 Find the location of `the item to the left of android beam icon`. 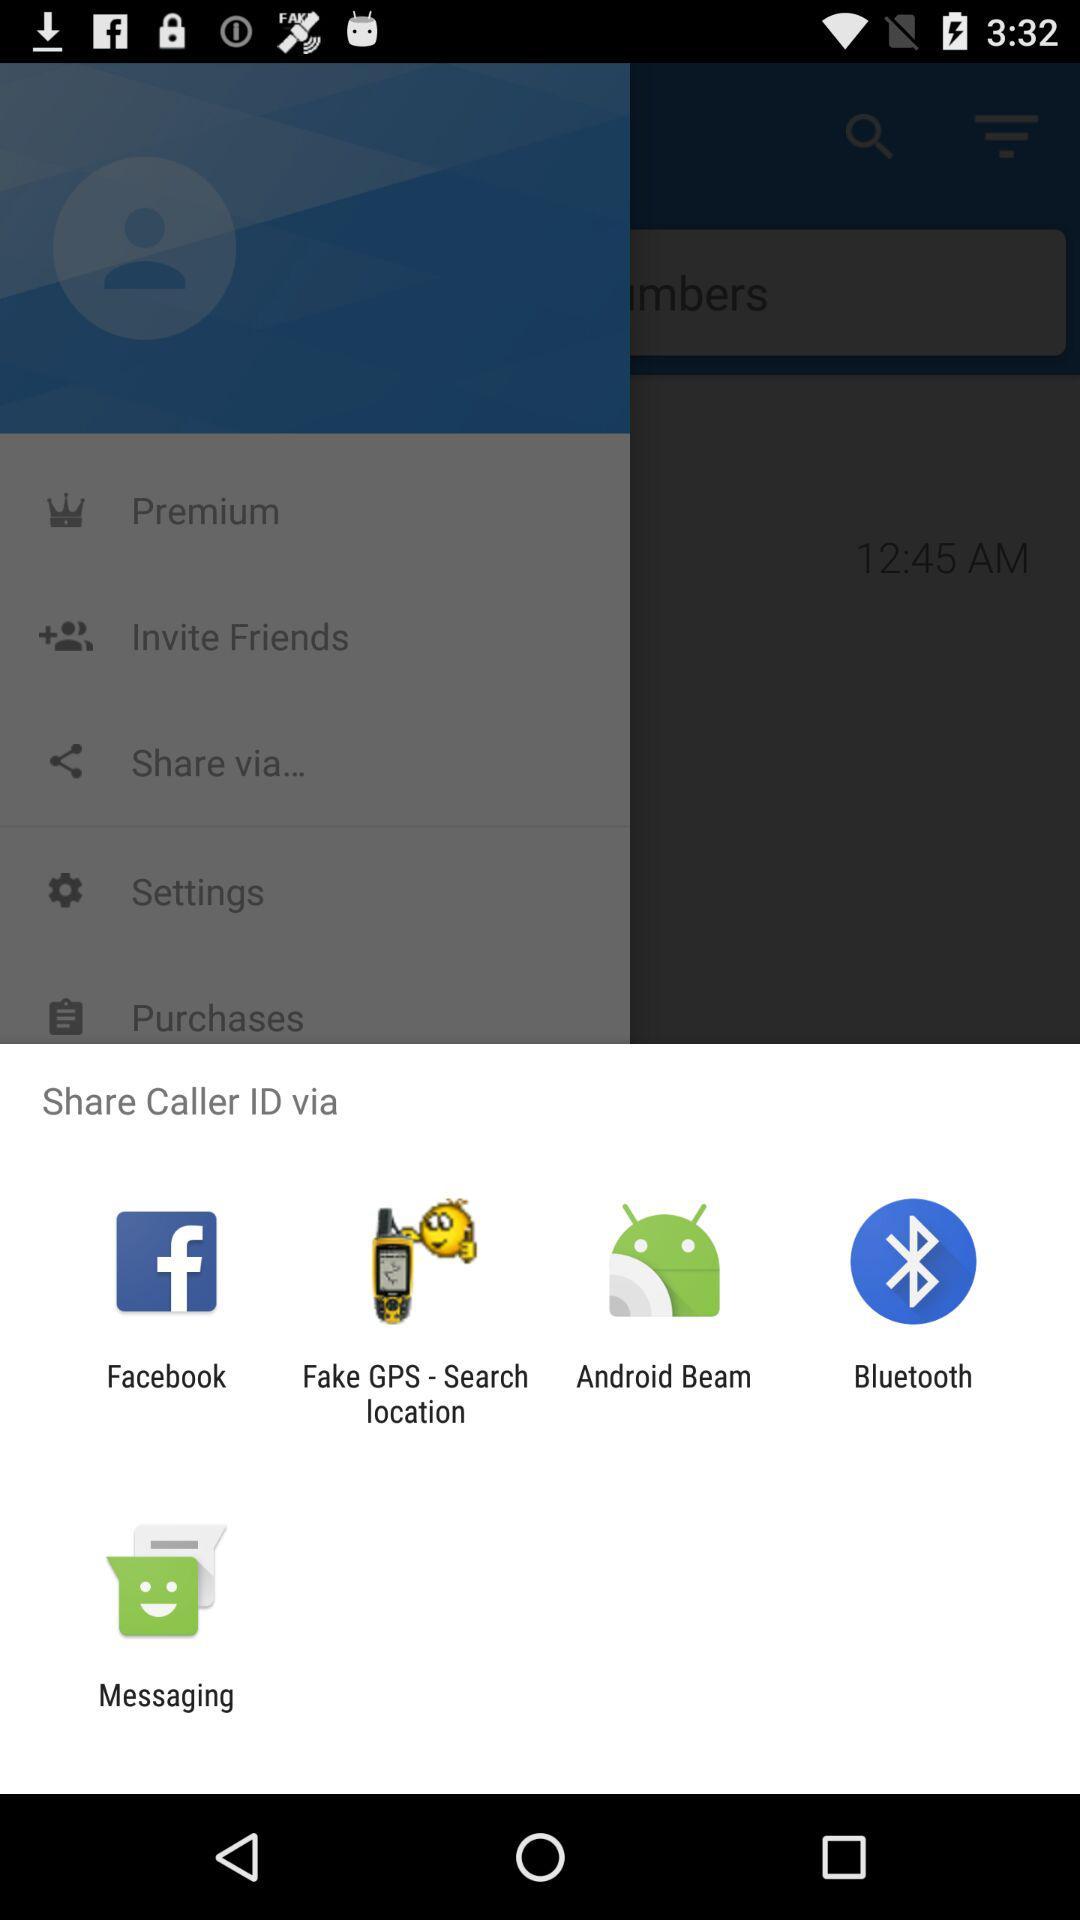

the item to the left of android beam icon is located at coordinates (414, 1392).